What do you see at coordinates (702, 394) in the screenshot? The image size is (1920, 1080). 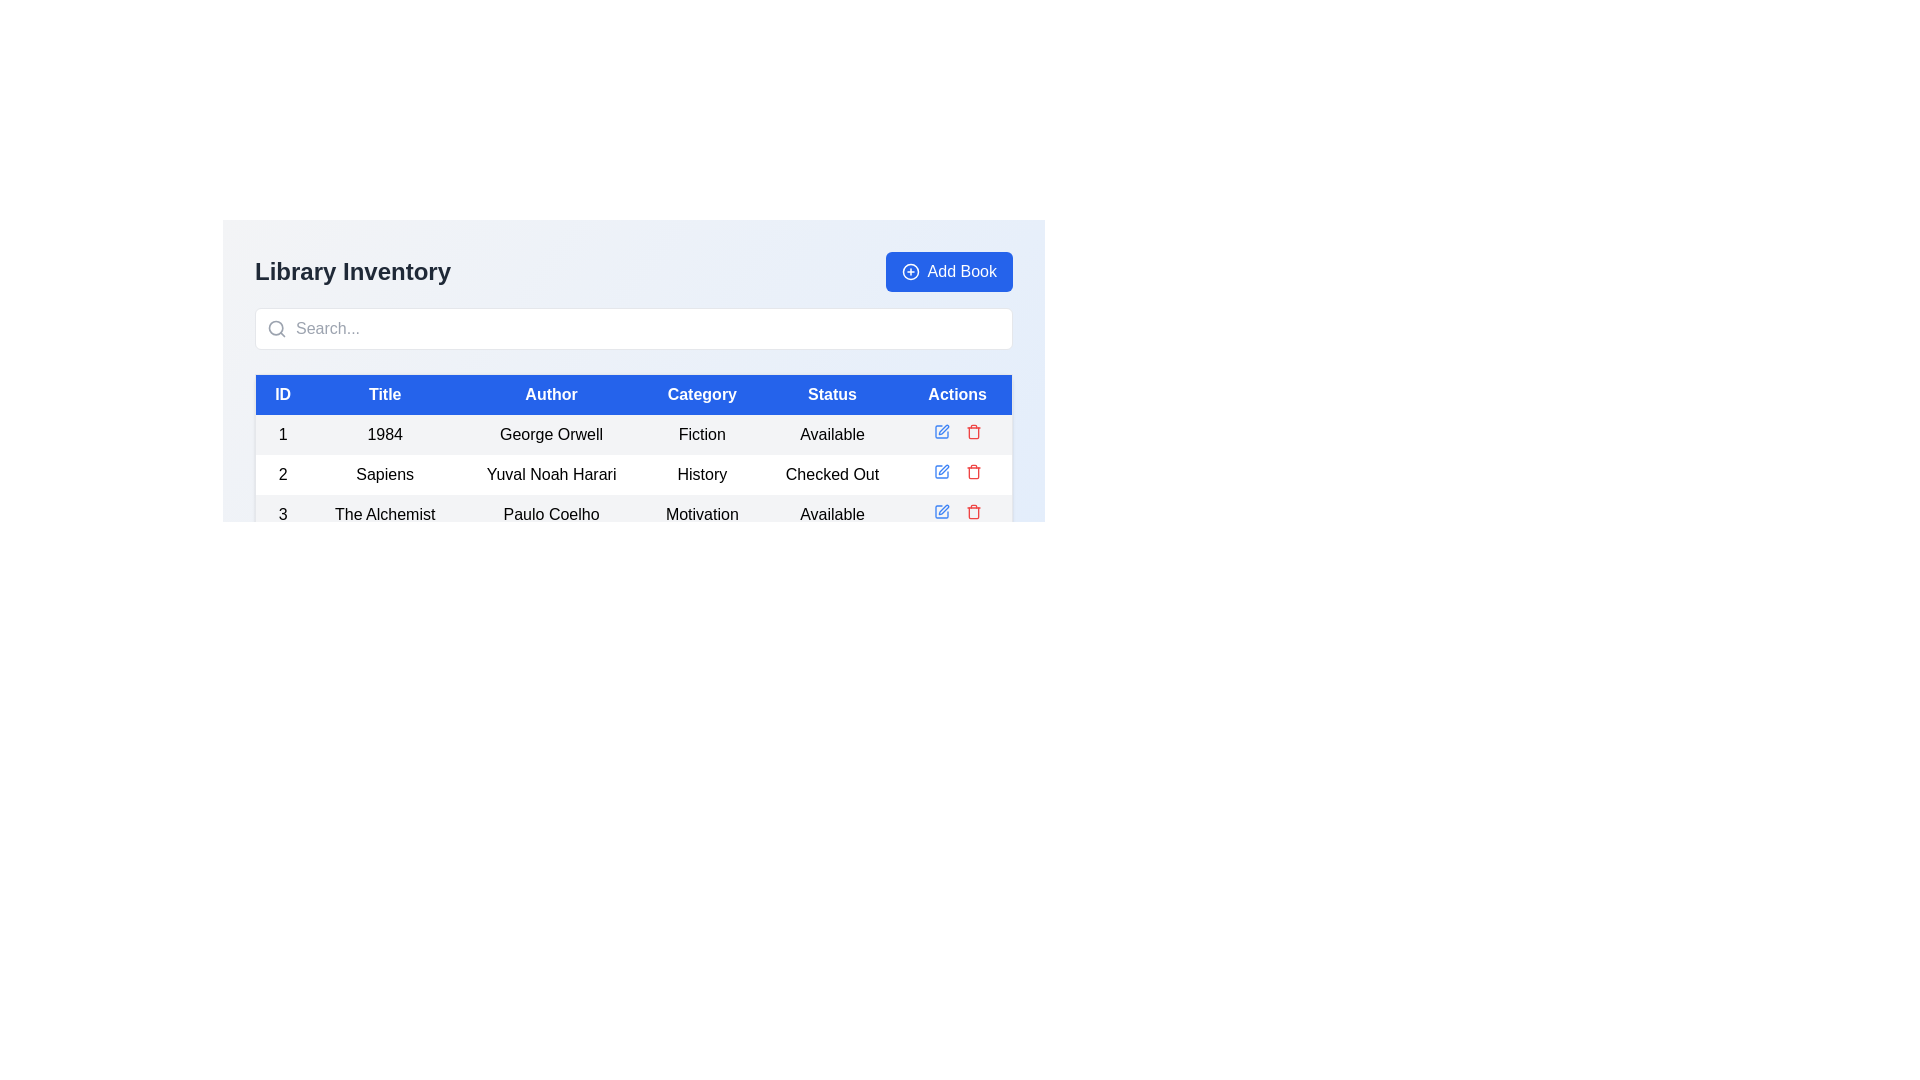 I see `the 'Category' column header in the table, which is the fourth header located between 'Author' and 'Status'` at bounding box center [702, 394].